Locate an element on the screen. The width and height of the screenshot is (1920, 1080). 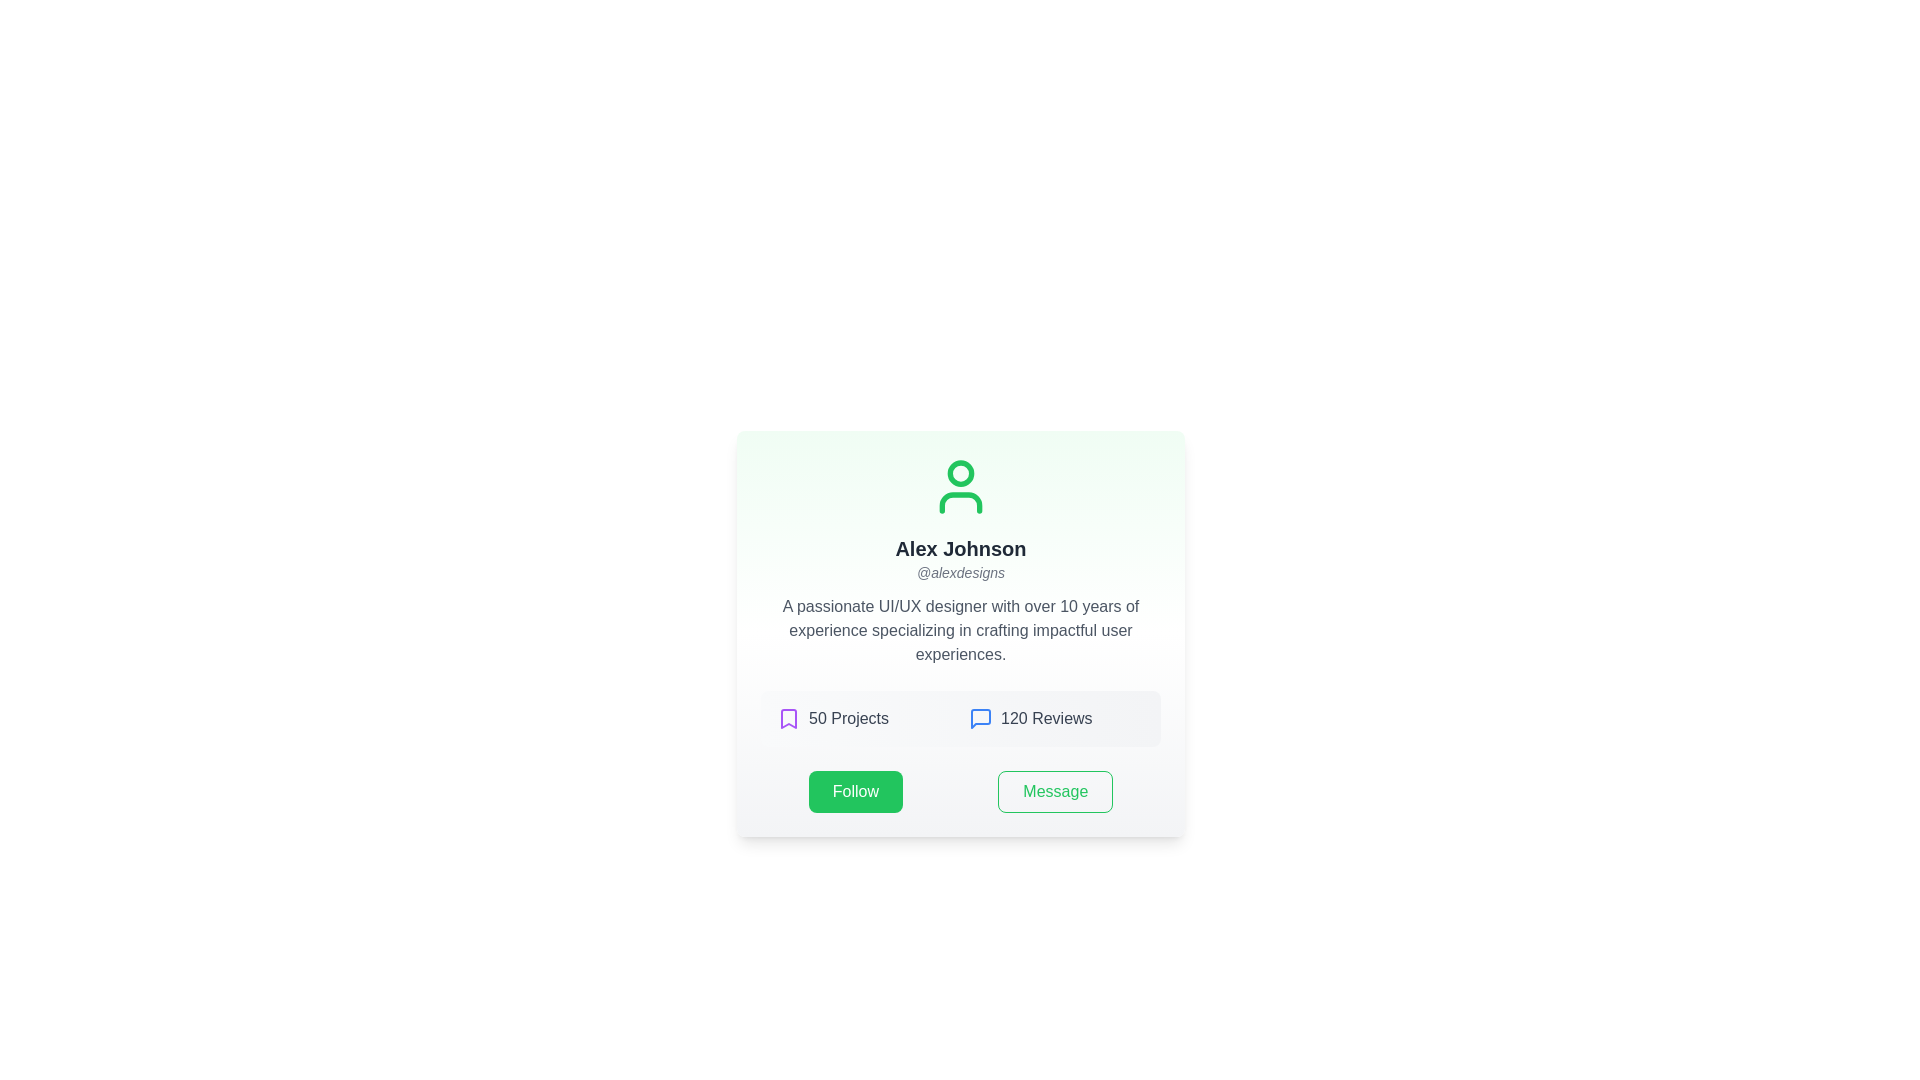
the numbers displayed in the Informational section, which provides an overview of the user's works and received reviews, located above the 'Follow' and 'Message' buttons is located at coordinates (960, 717).